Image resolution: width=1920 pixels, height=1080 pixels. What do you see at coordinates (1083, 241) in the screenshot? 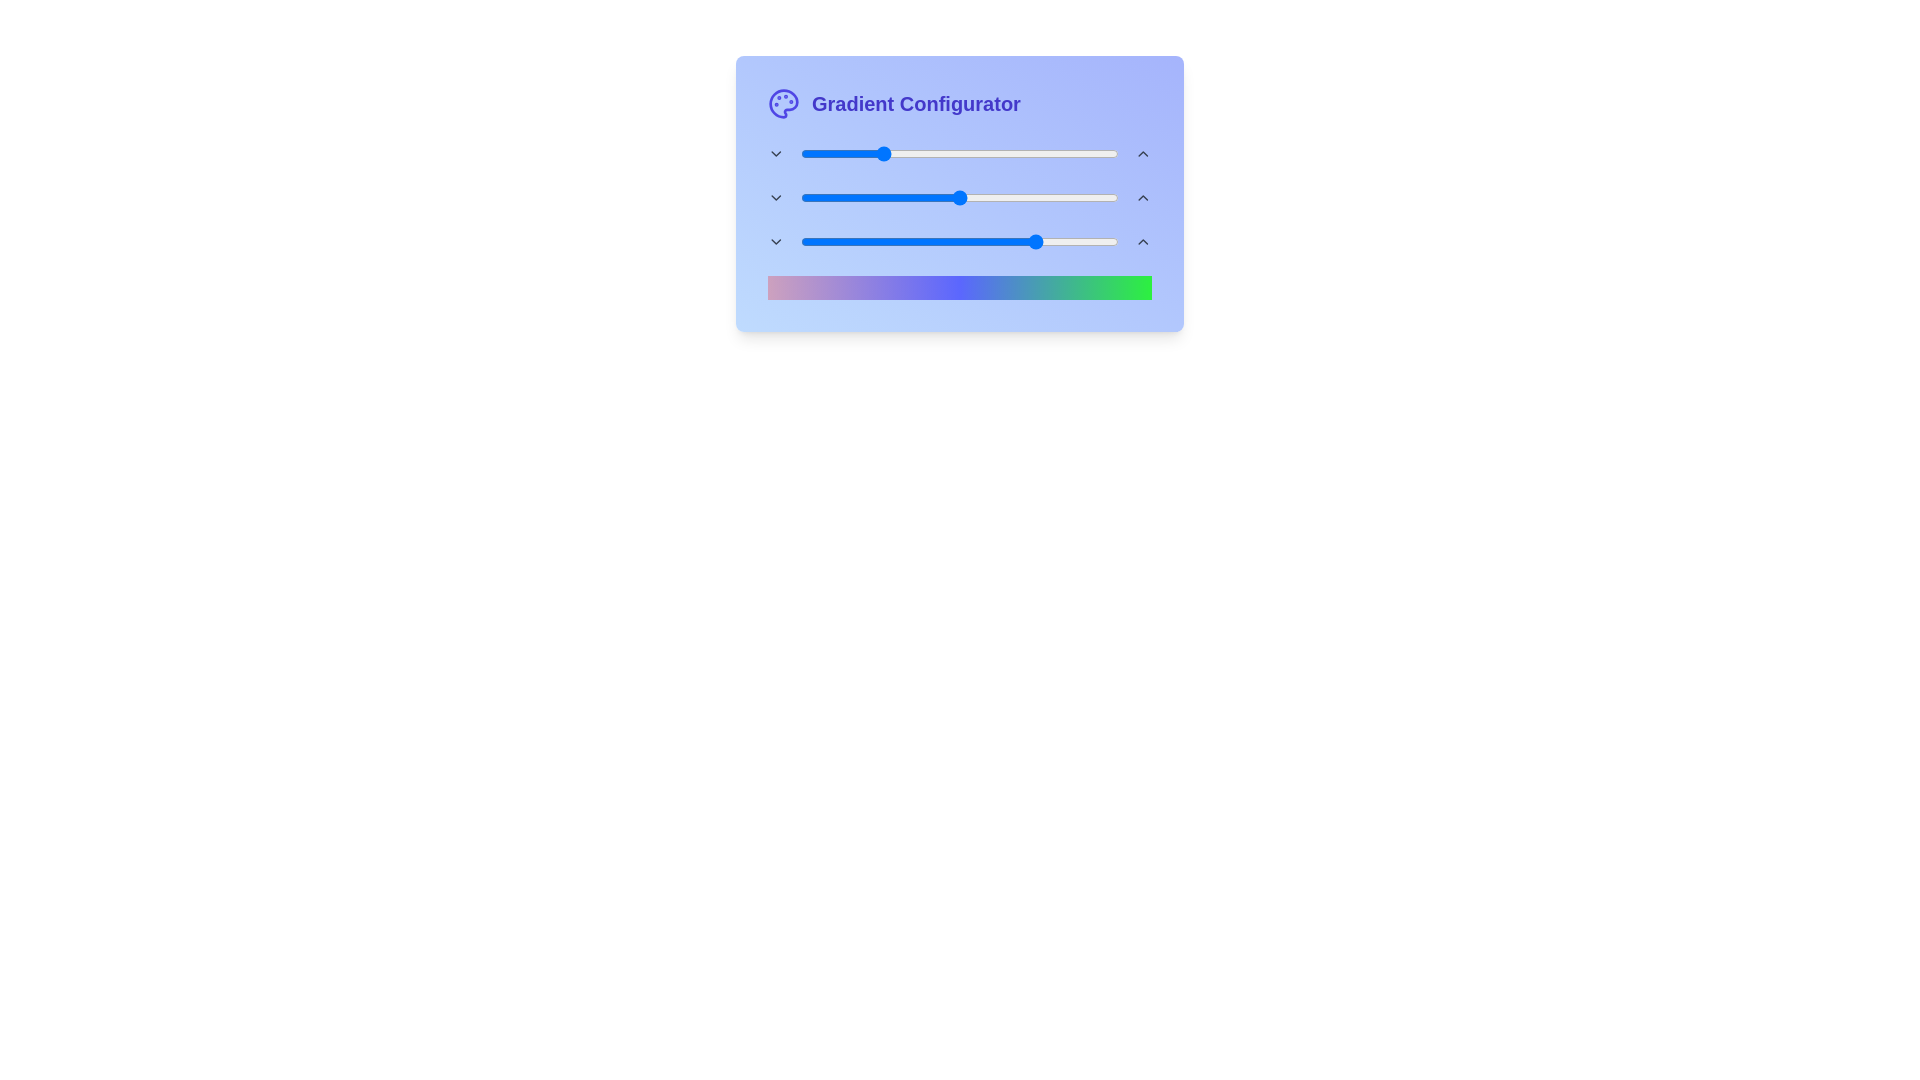
I see `the end gradient slider to 89` at bounding box center [1083, 241].